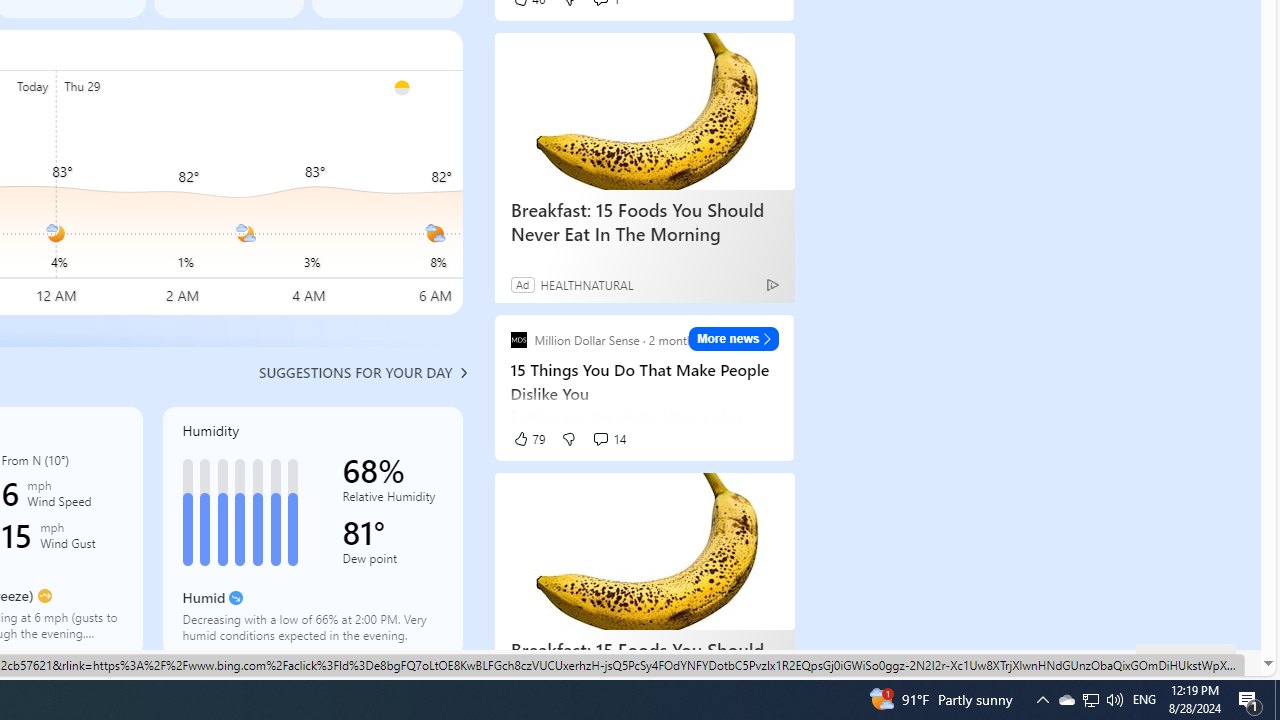  I want to click on 'Suggestions for your day', so click(355, 372).